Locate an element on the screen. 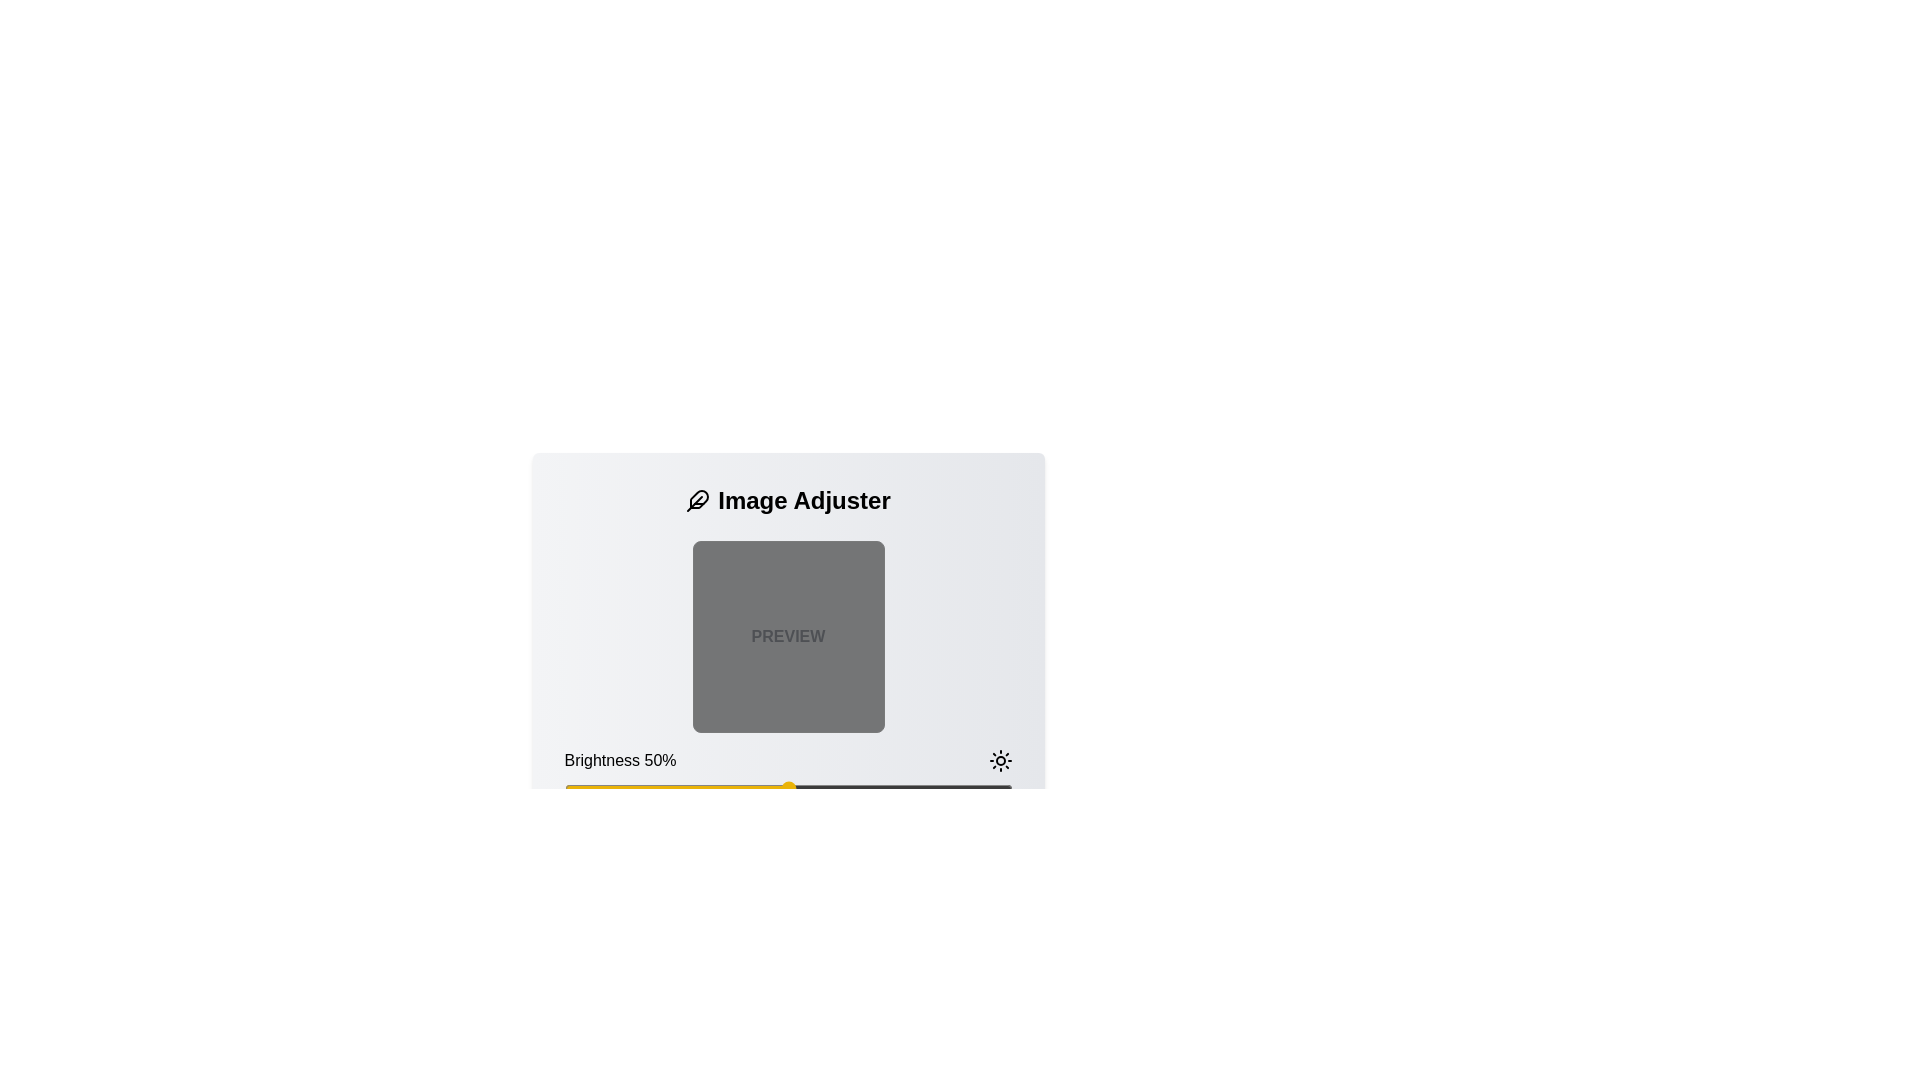 The width and height of the screenshot is (1920, 1080). the slider is located at coordinates (860, 788).